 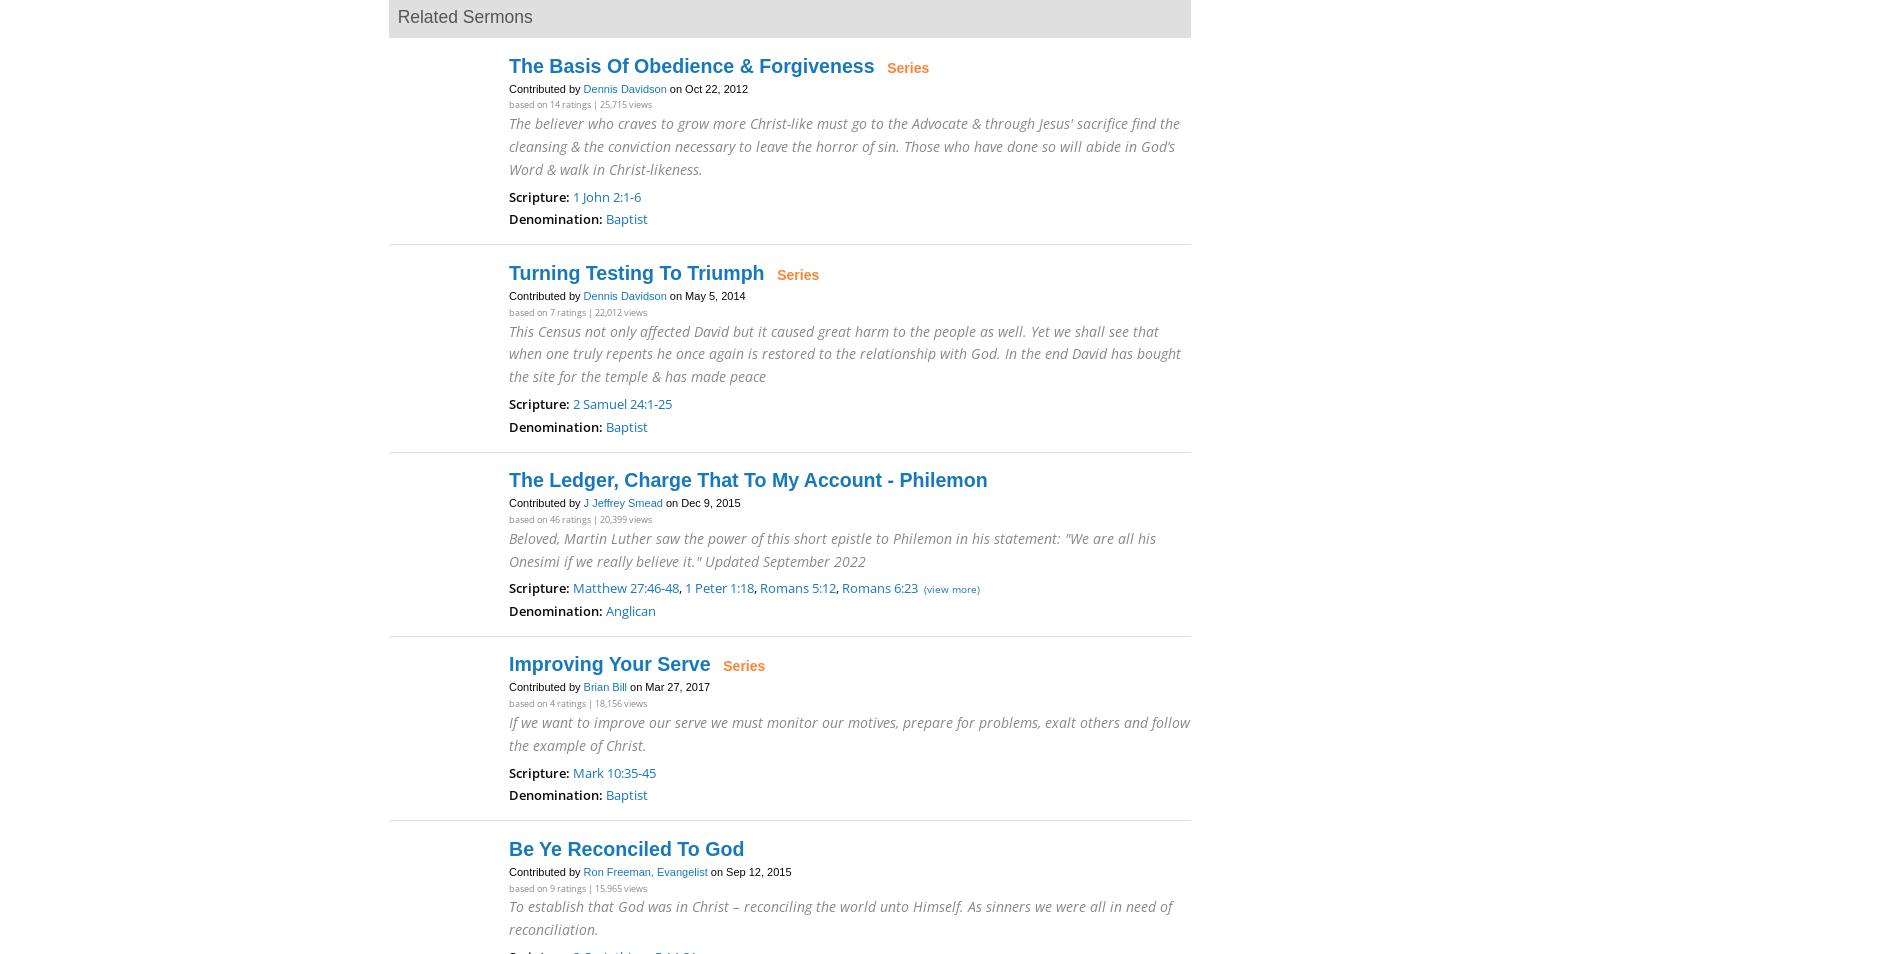 I want to click on 'based on  46 ratings', so click(x=550, y=517).